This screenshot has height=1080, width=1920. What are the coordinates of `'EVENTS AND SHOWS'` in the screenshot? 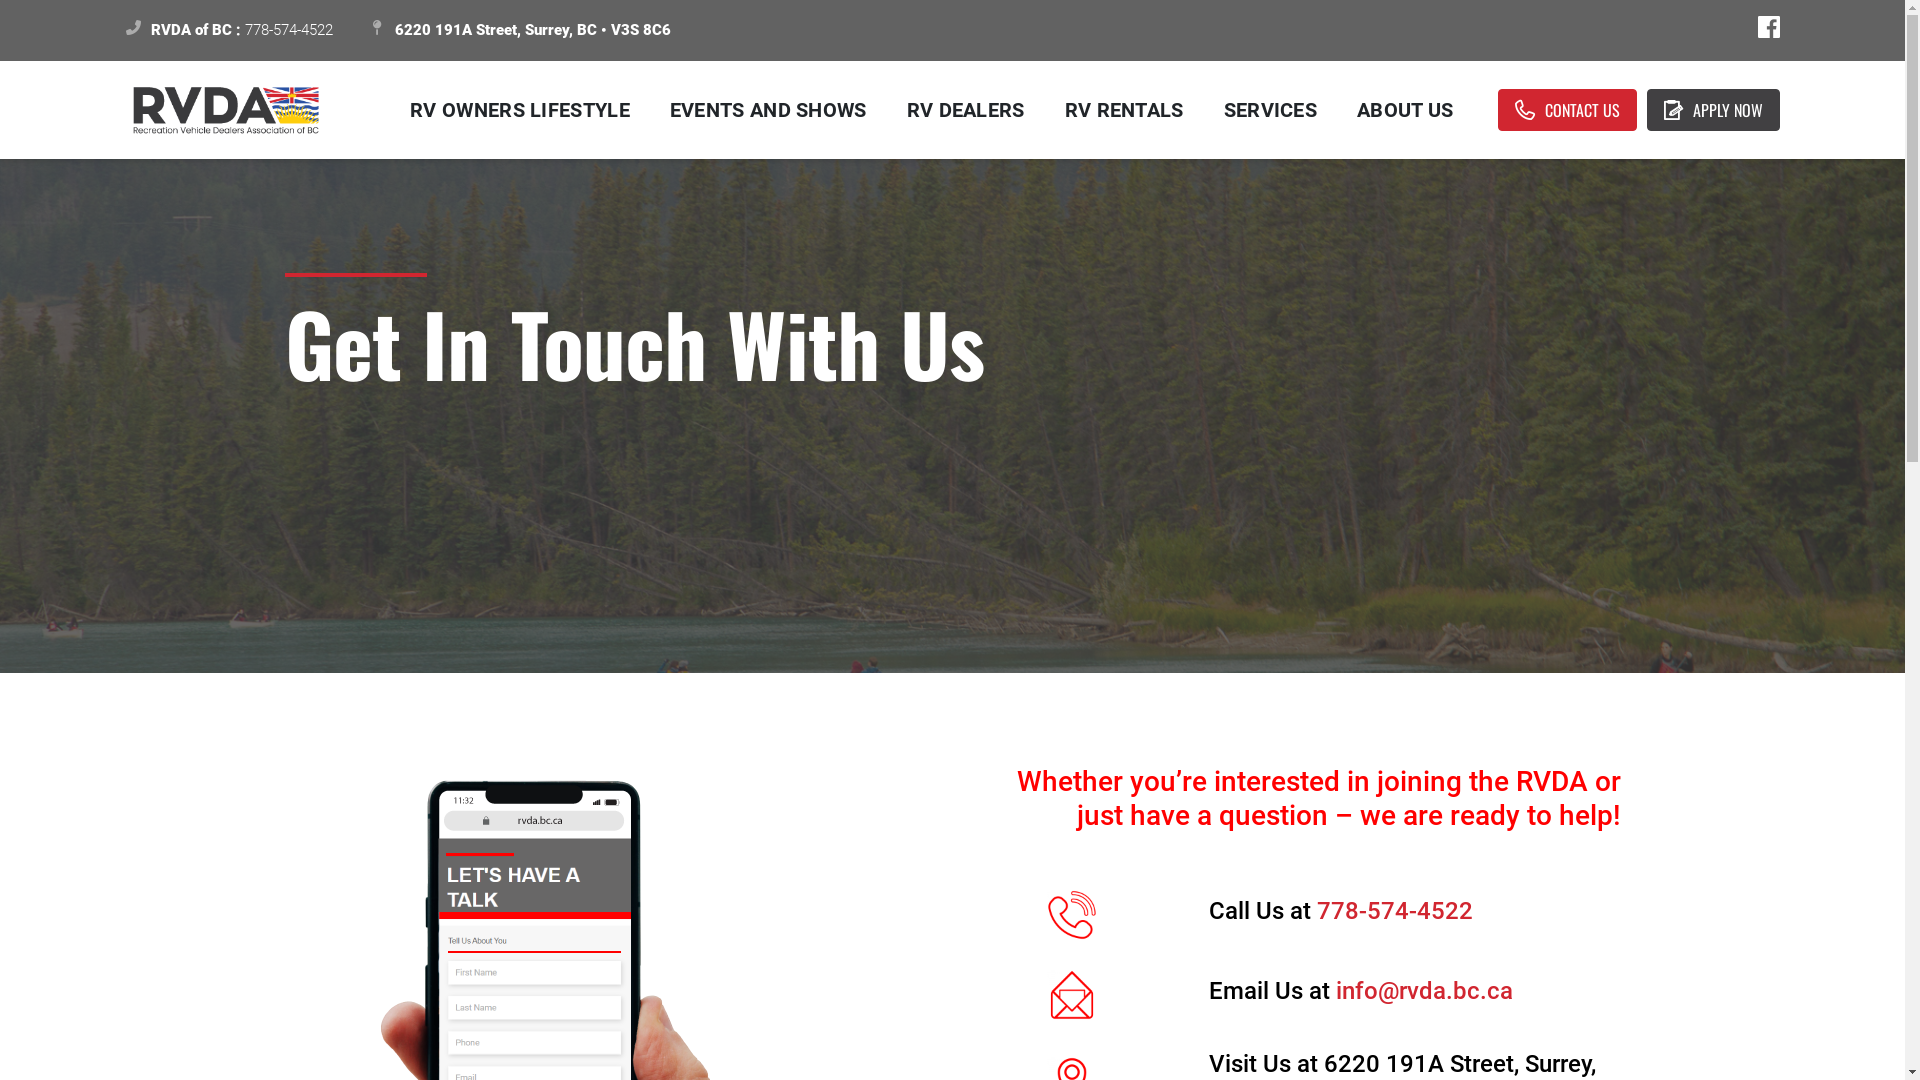 It's located at (767, 110).